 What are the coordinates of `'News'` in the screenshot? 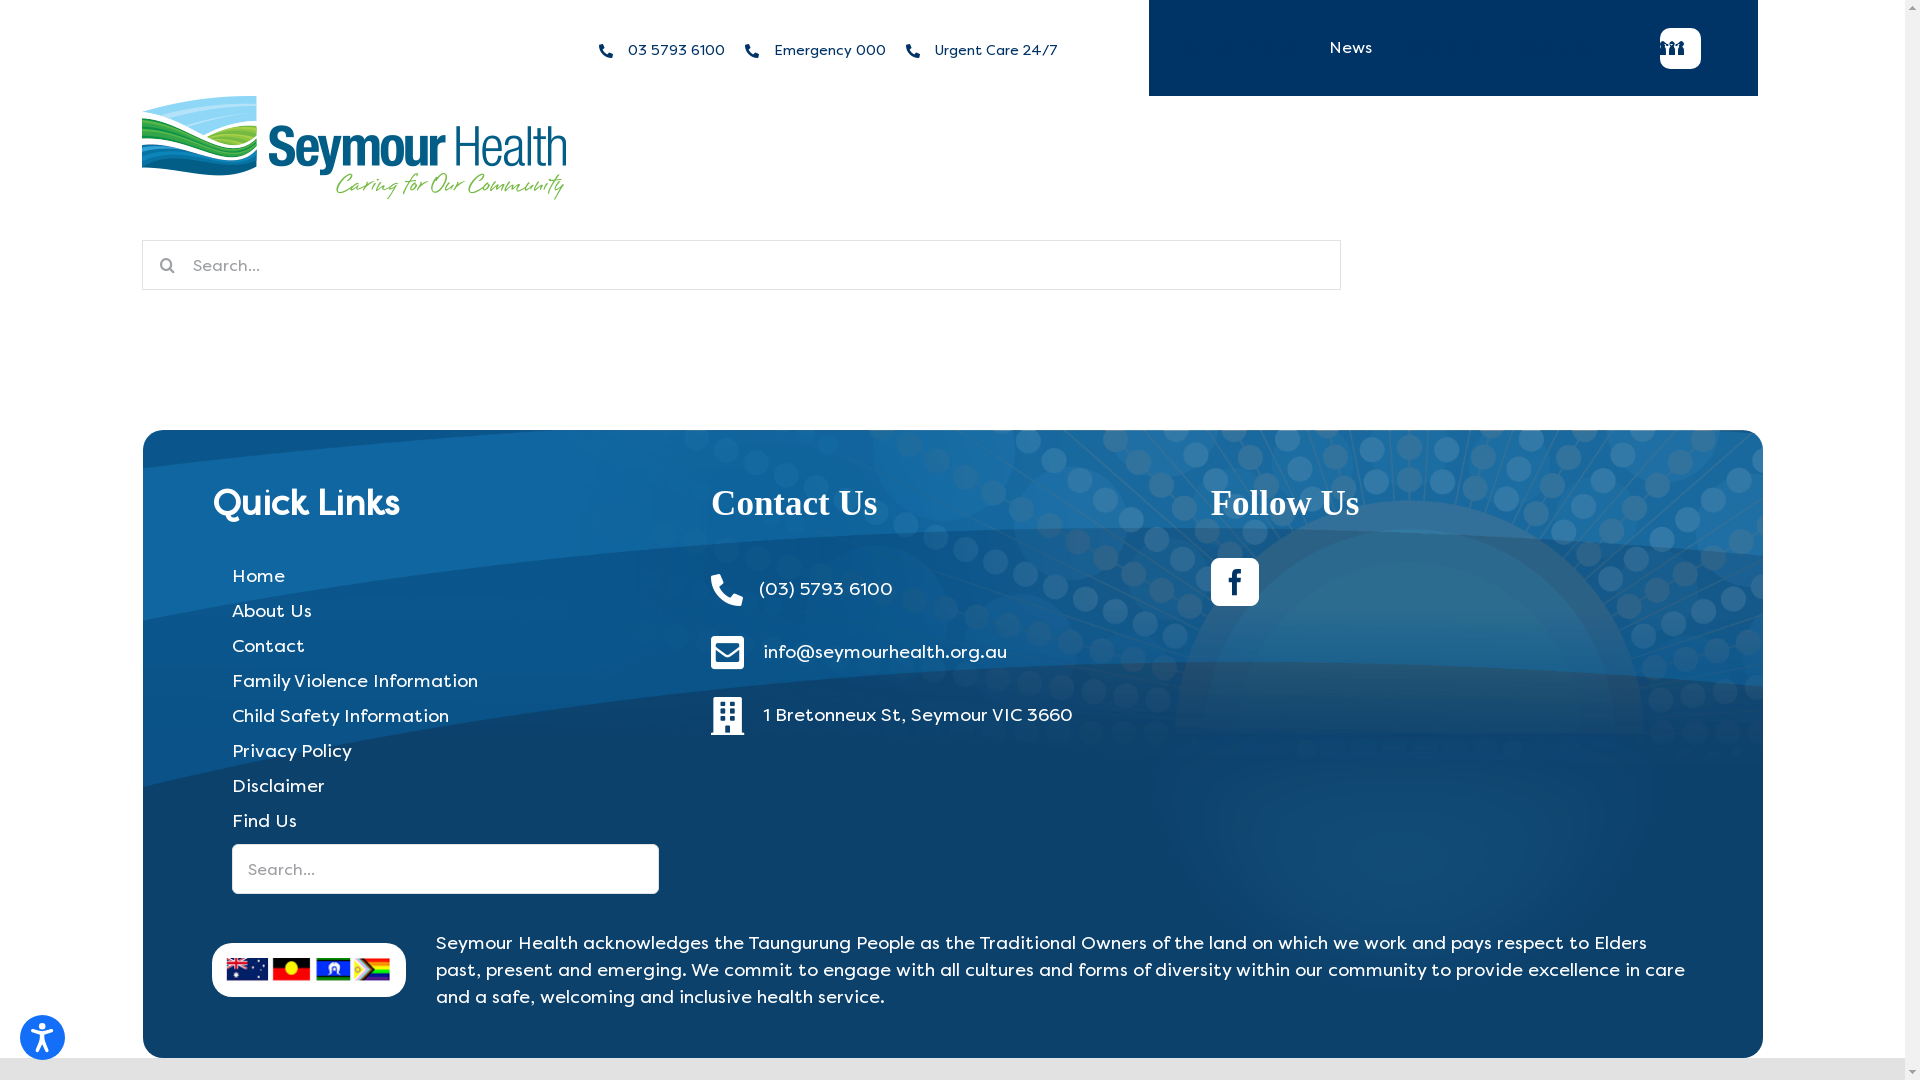 It's located at (1350, 46).